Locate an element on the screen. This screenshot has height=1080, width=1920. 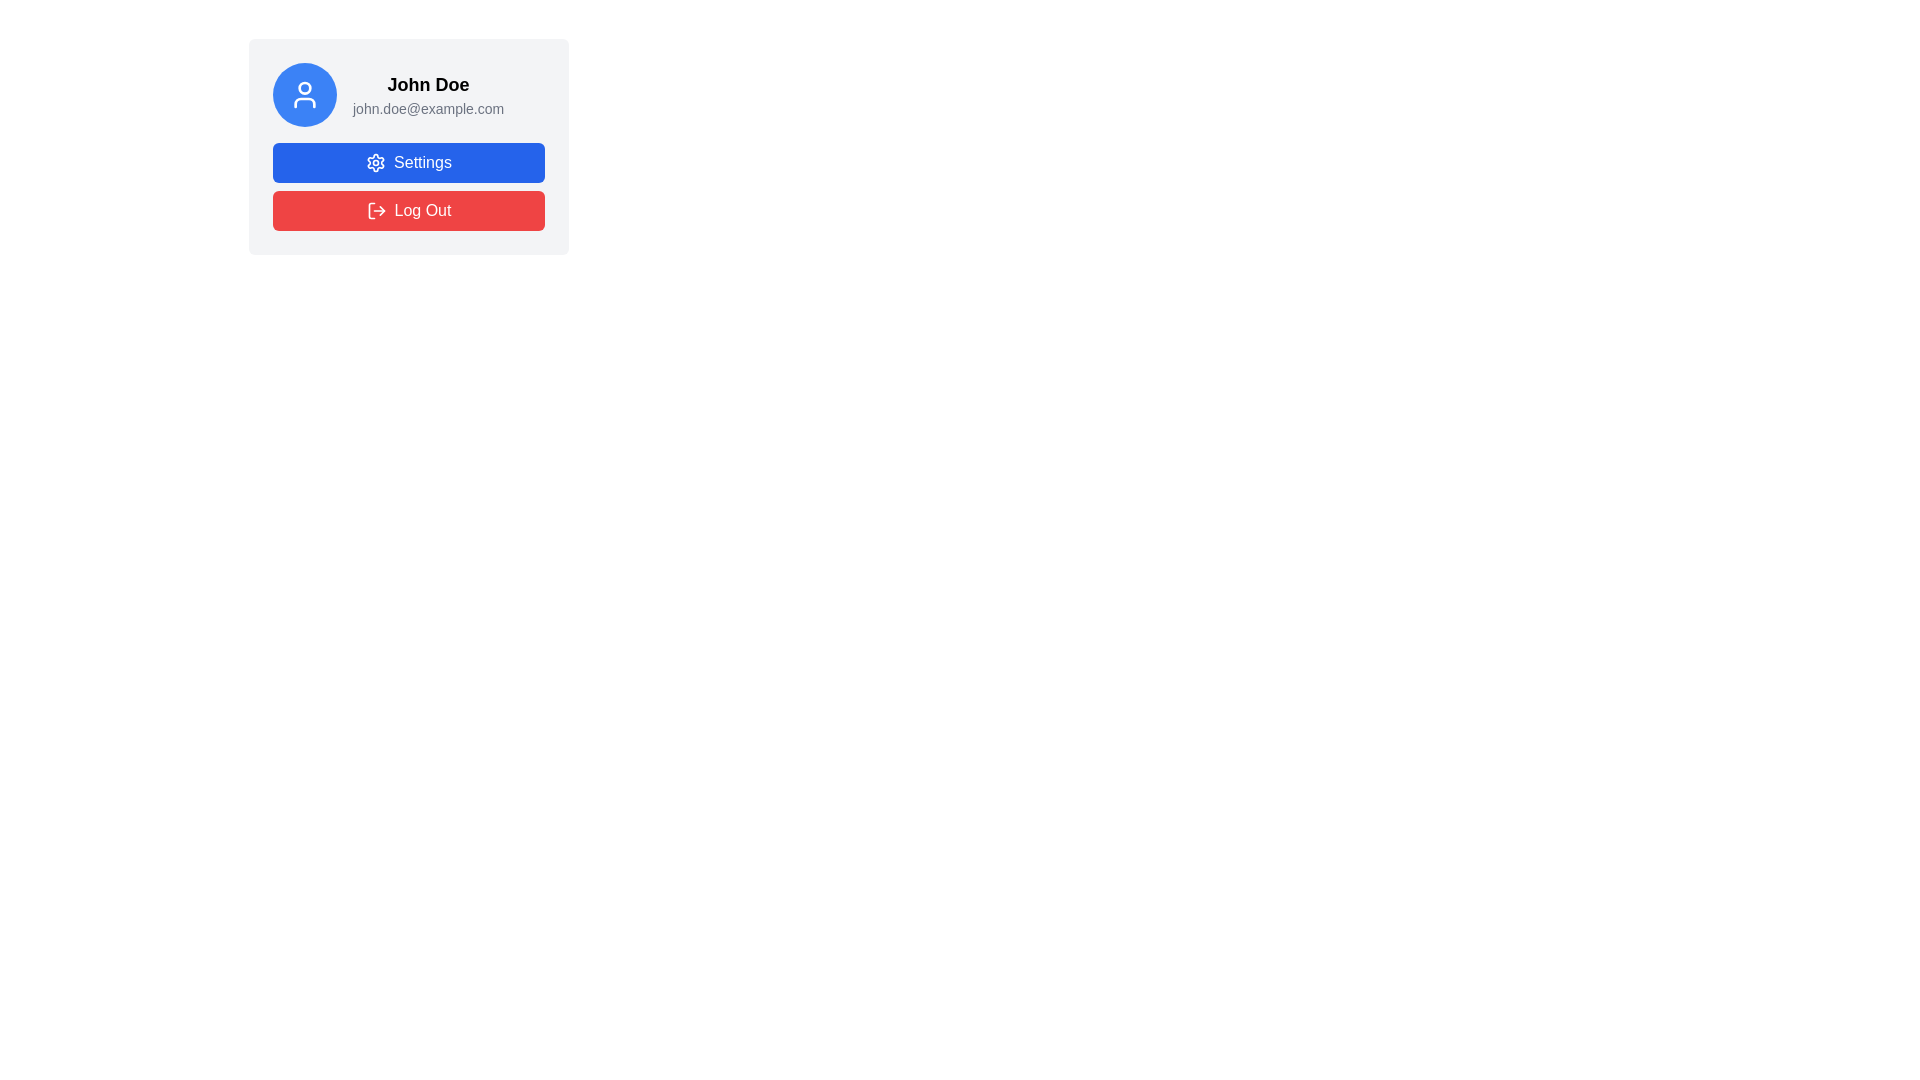
the text label inside the top button, which is located below the user's name and above the 'Log Out' button is located at coordinates (421, 161).